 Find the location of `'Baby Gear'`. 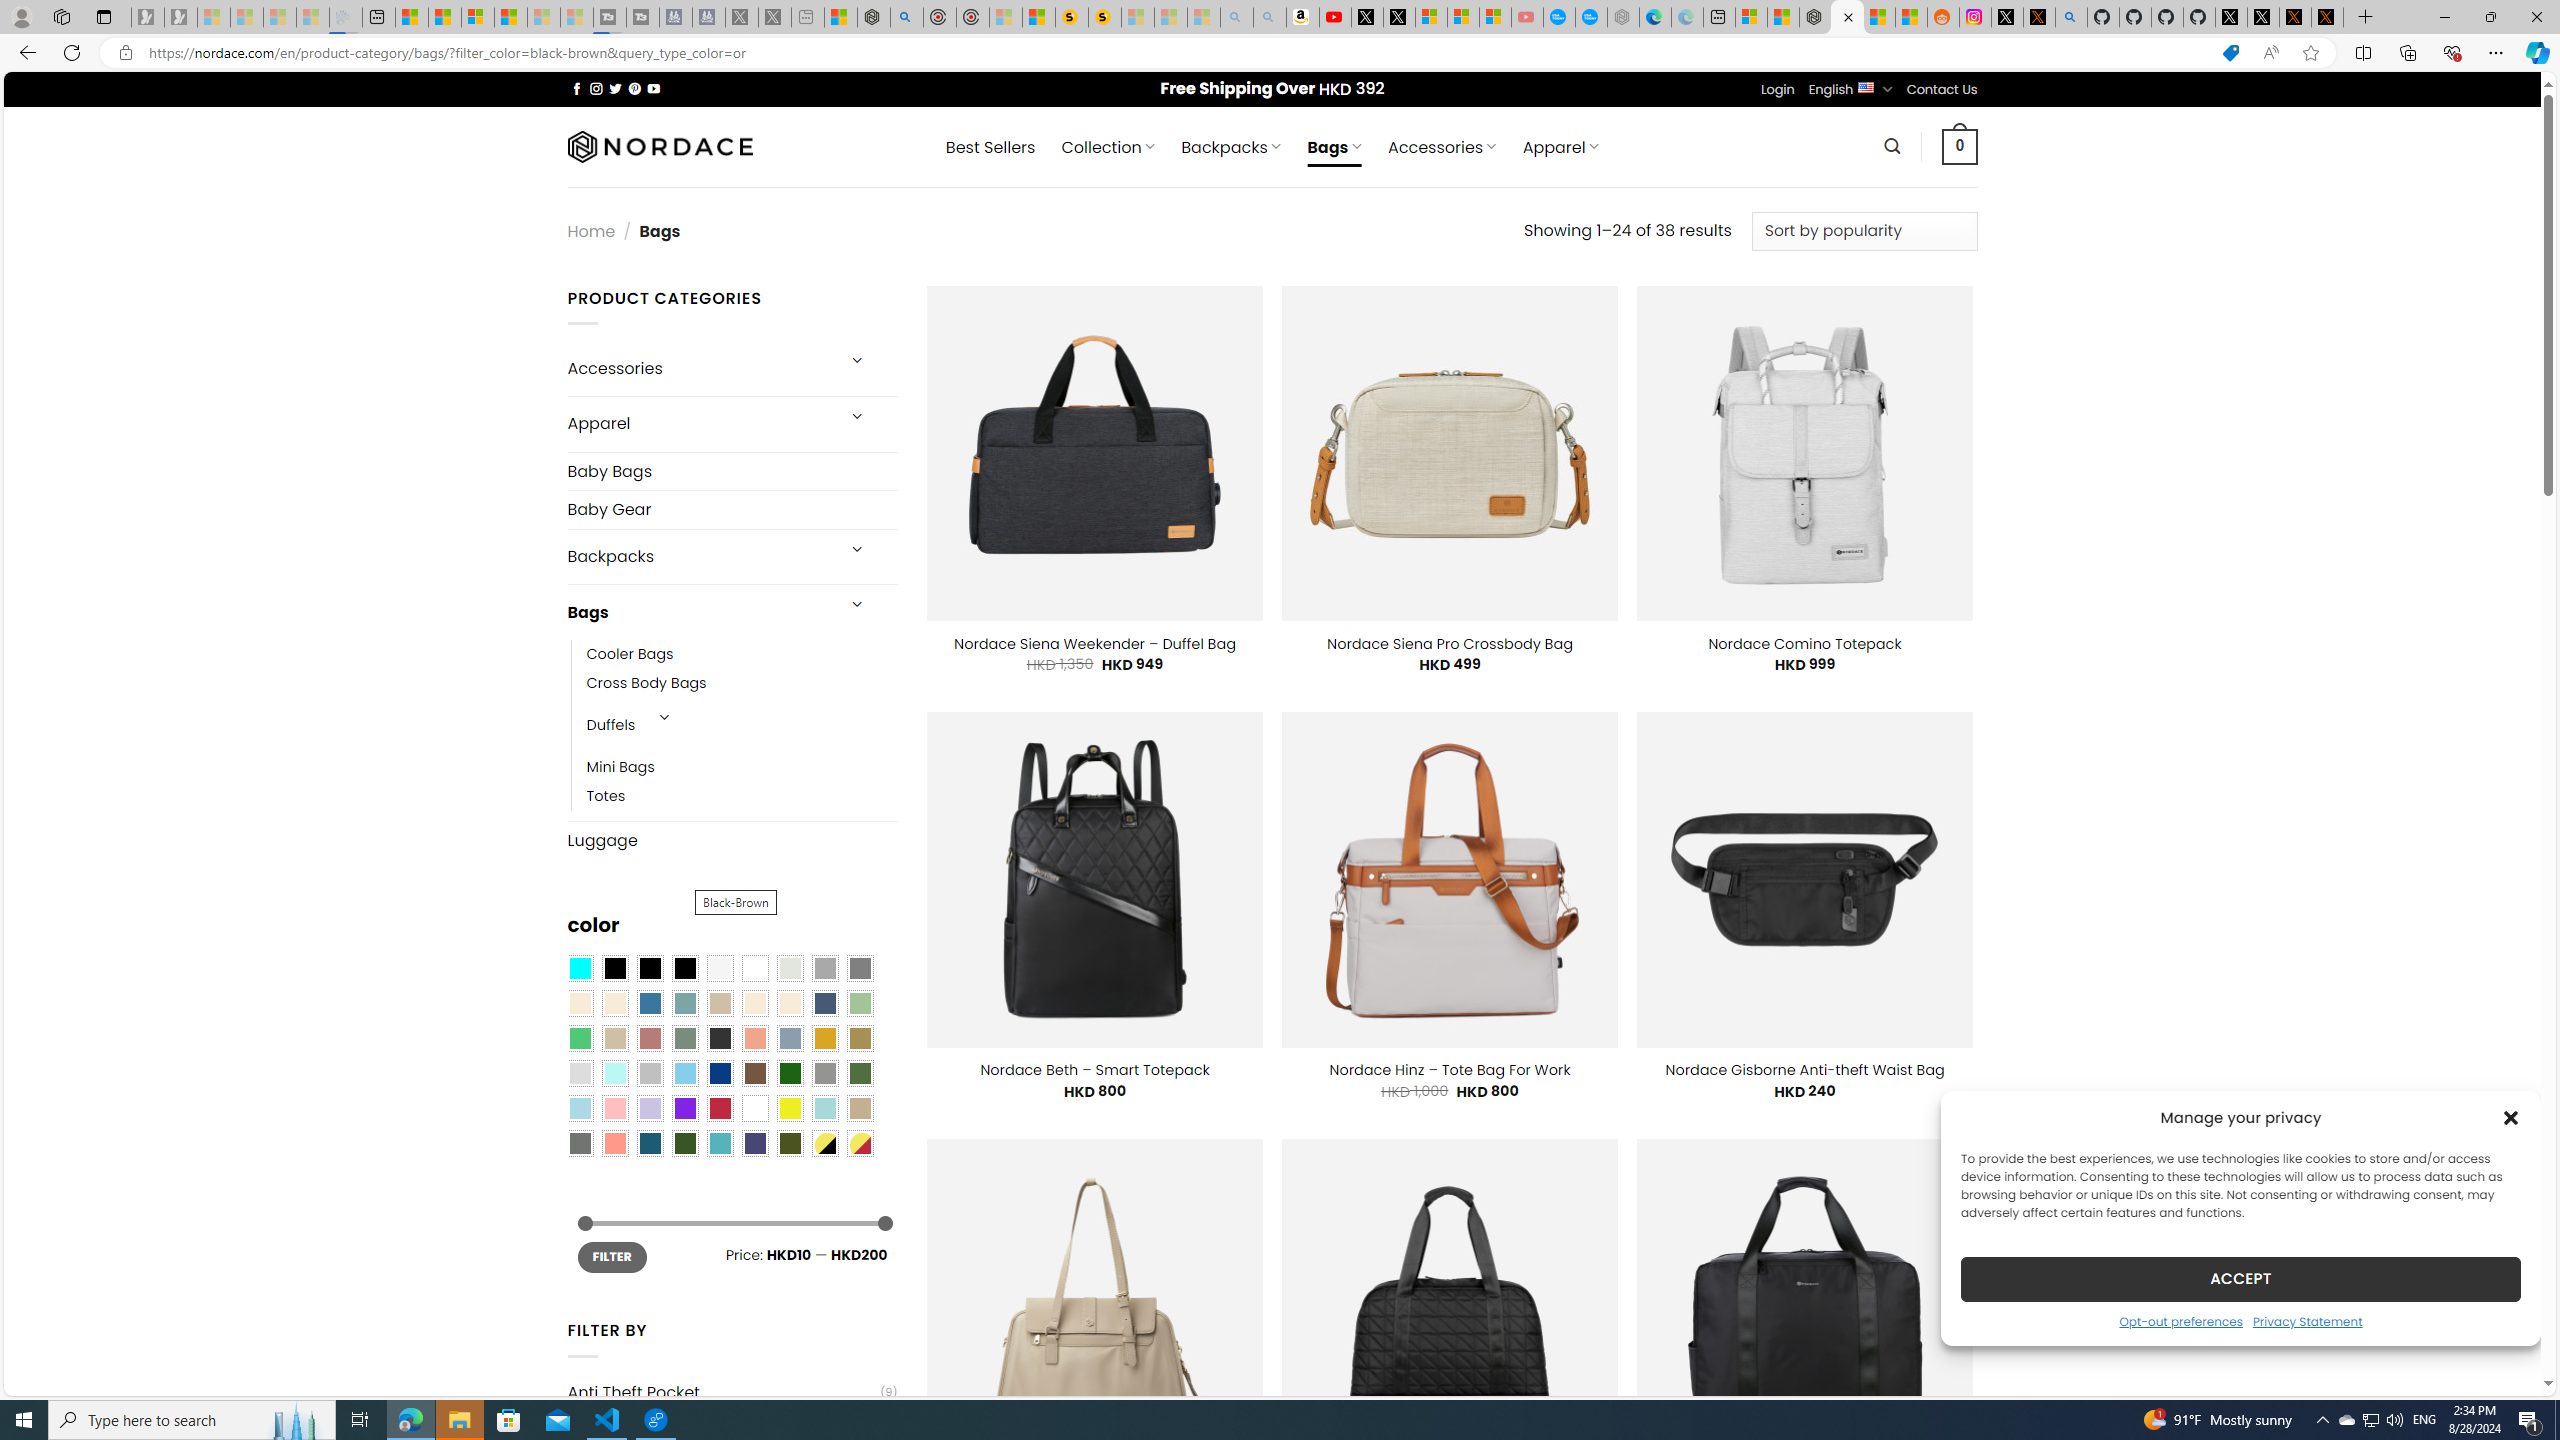

'Baby Gear' is located at coordinates (731, 509).